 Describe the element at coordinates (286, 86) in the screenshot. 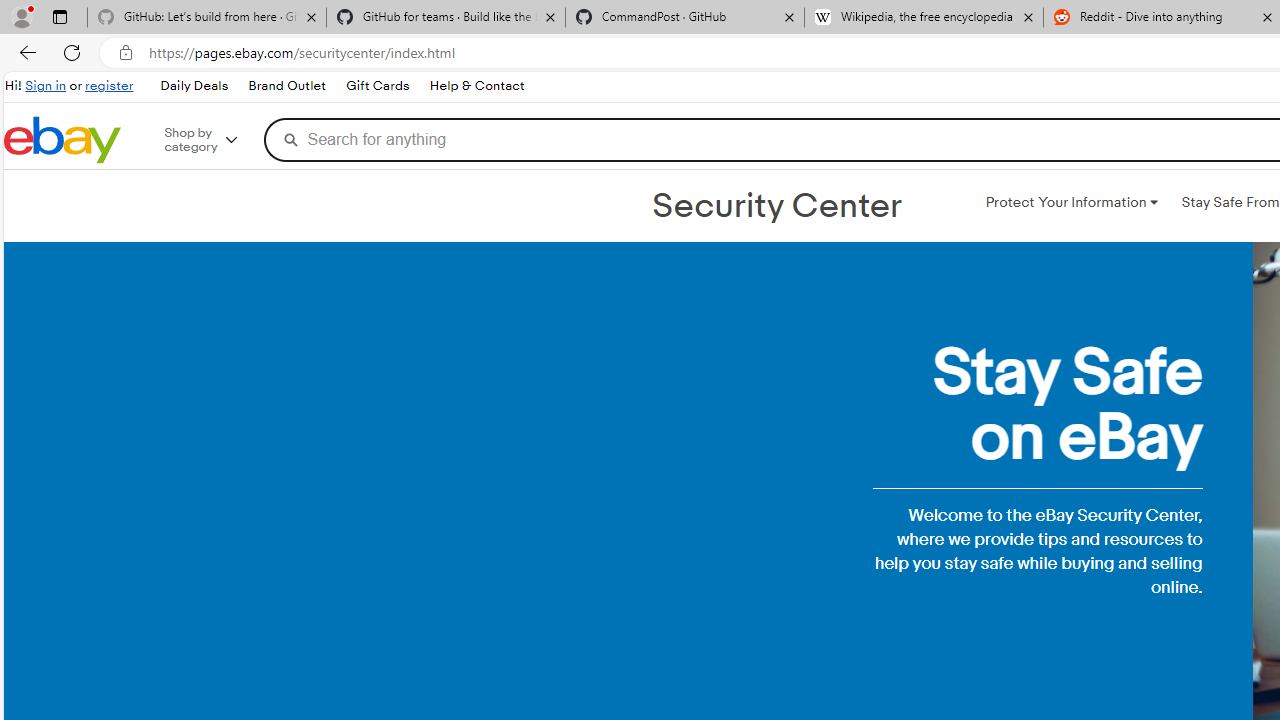

I see `'Brand Outlet'` at that location.